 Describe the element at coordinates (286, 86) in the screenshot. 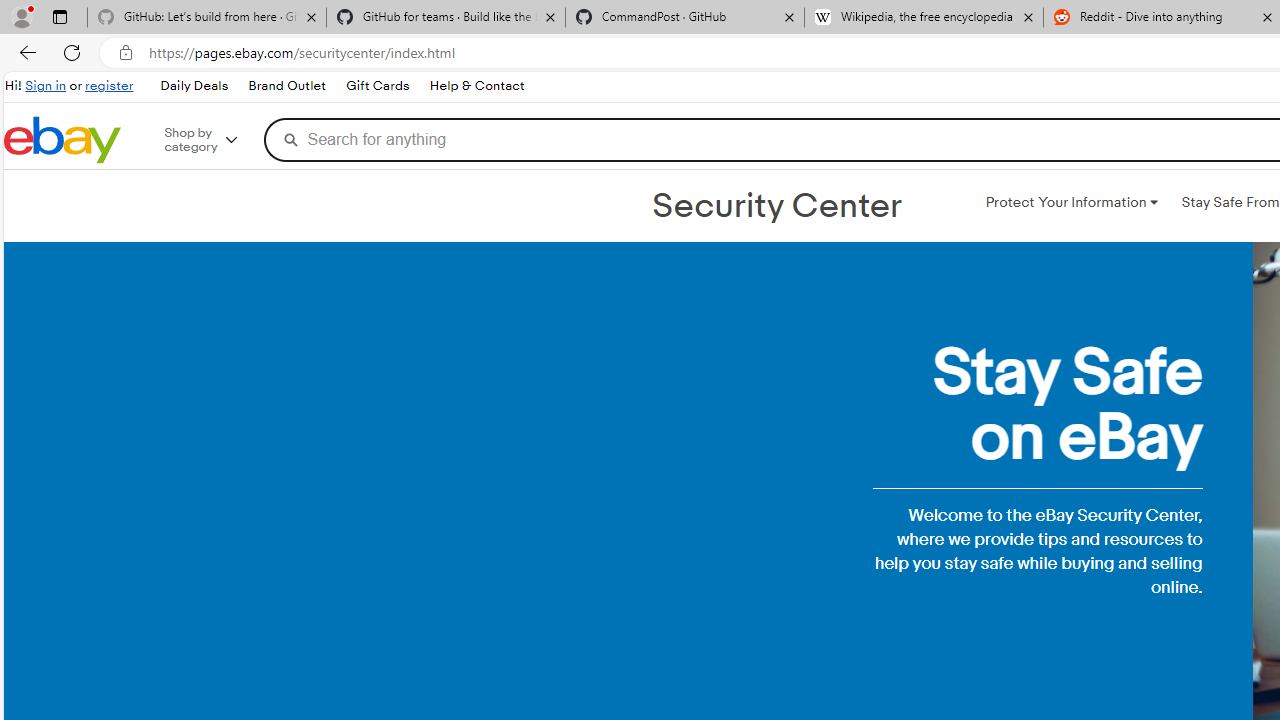

I see `'Brand Outlet'` at that location.